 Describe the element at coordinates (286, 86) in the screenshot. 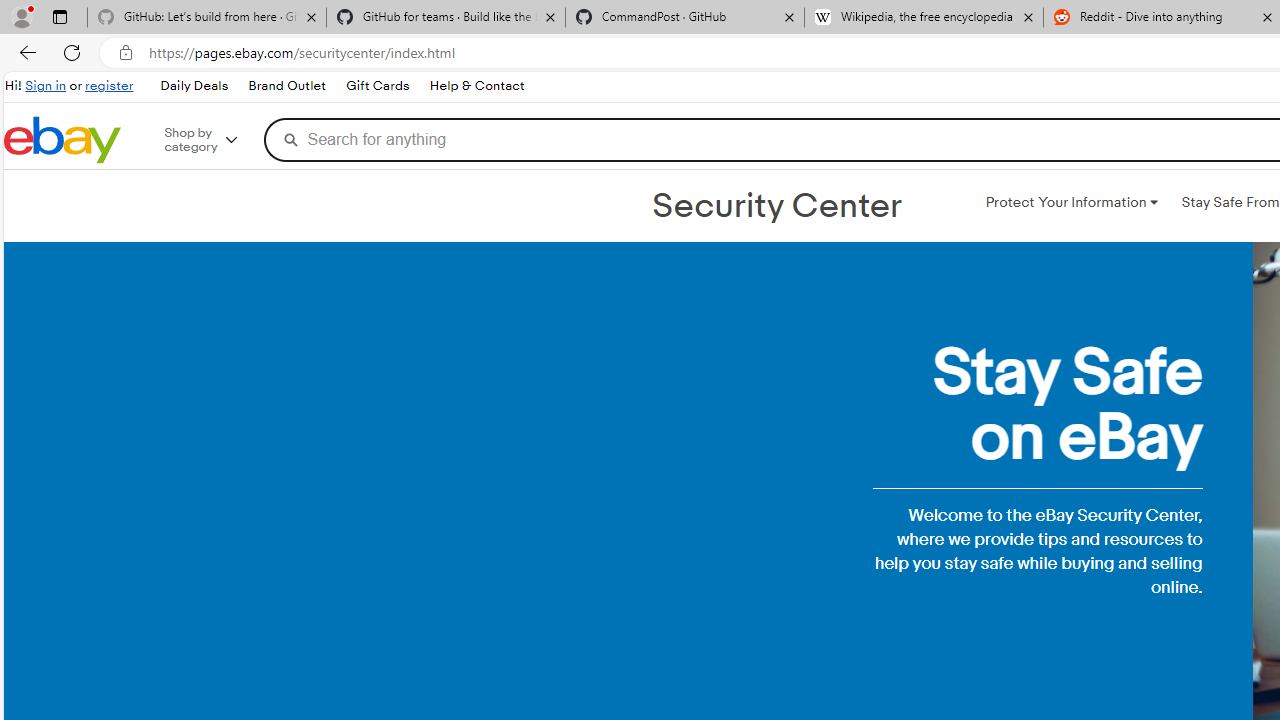

I see `'Brand Outlet'` at that location.